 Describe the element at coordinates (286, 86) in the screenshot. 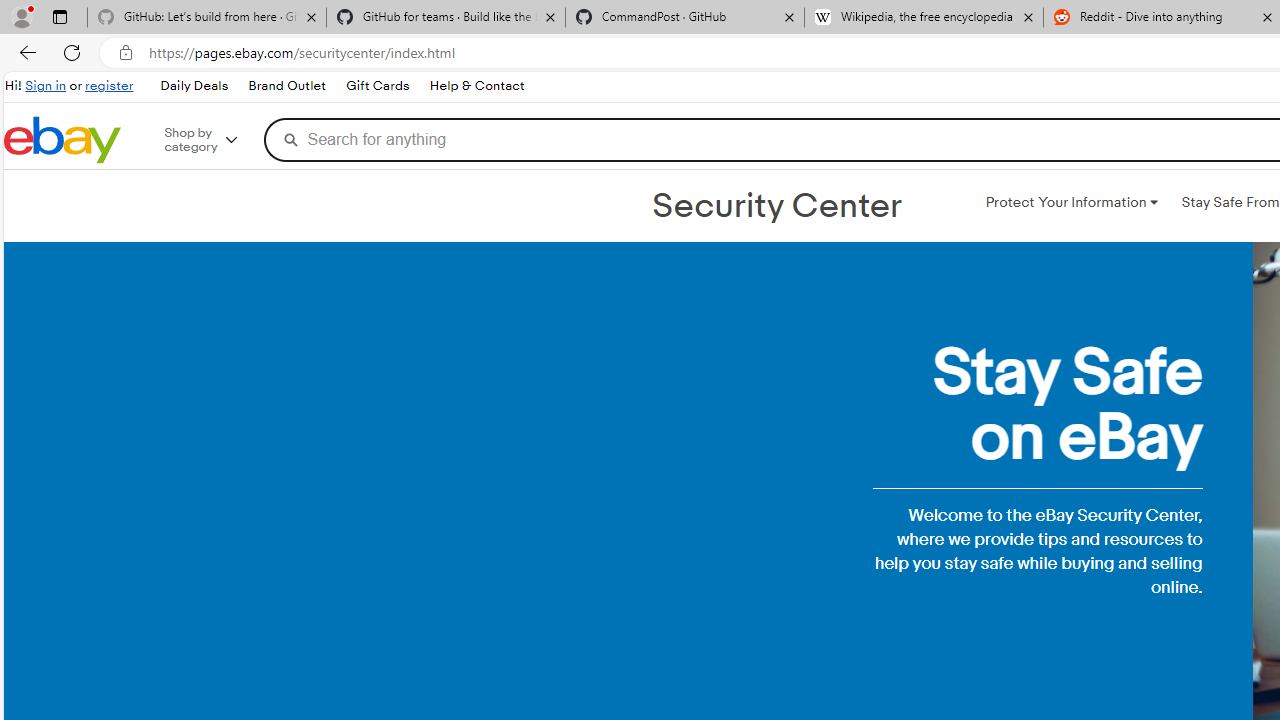

I see `'Brand Outlet'` at that location.